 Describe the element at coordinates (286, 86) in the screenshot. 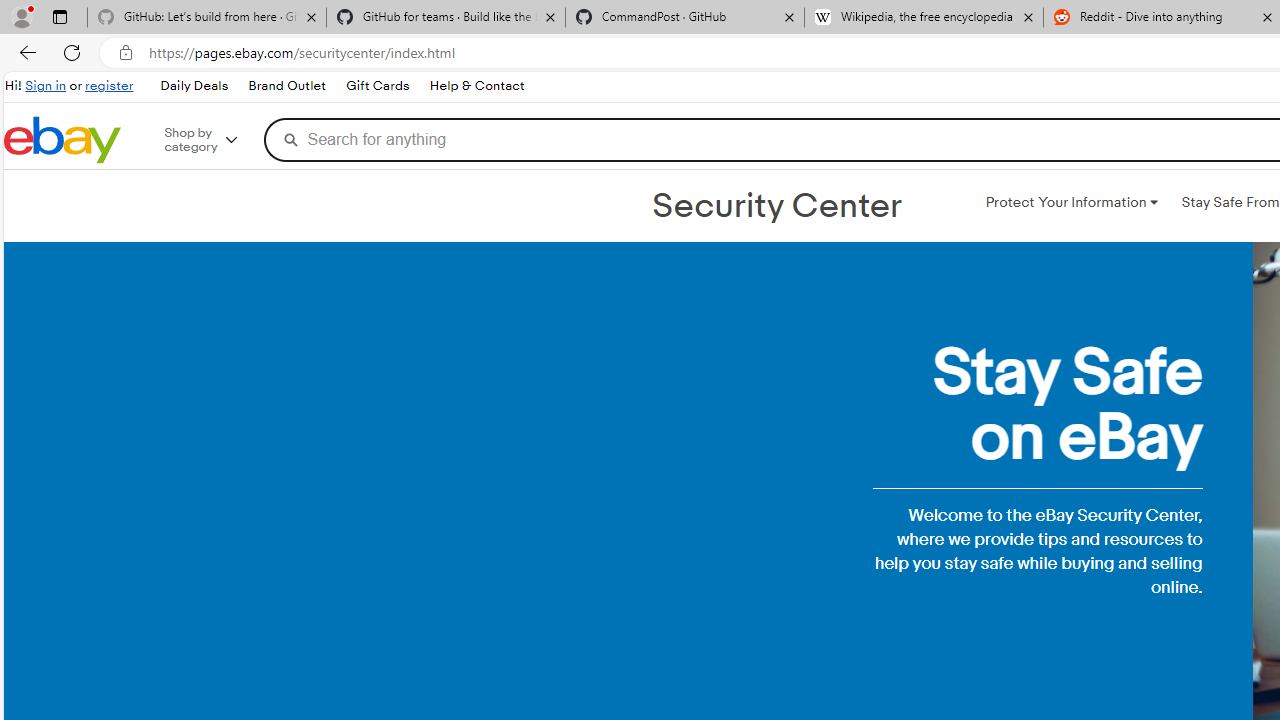

I see `'Brand Outlet'` at that location.